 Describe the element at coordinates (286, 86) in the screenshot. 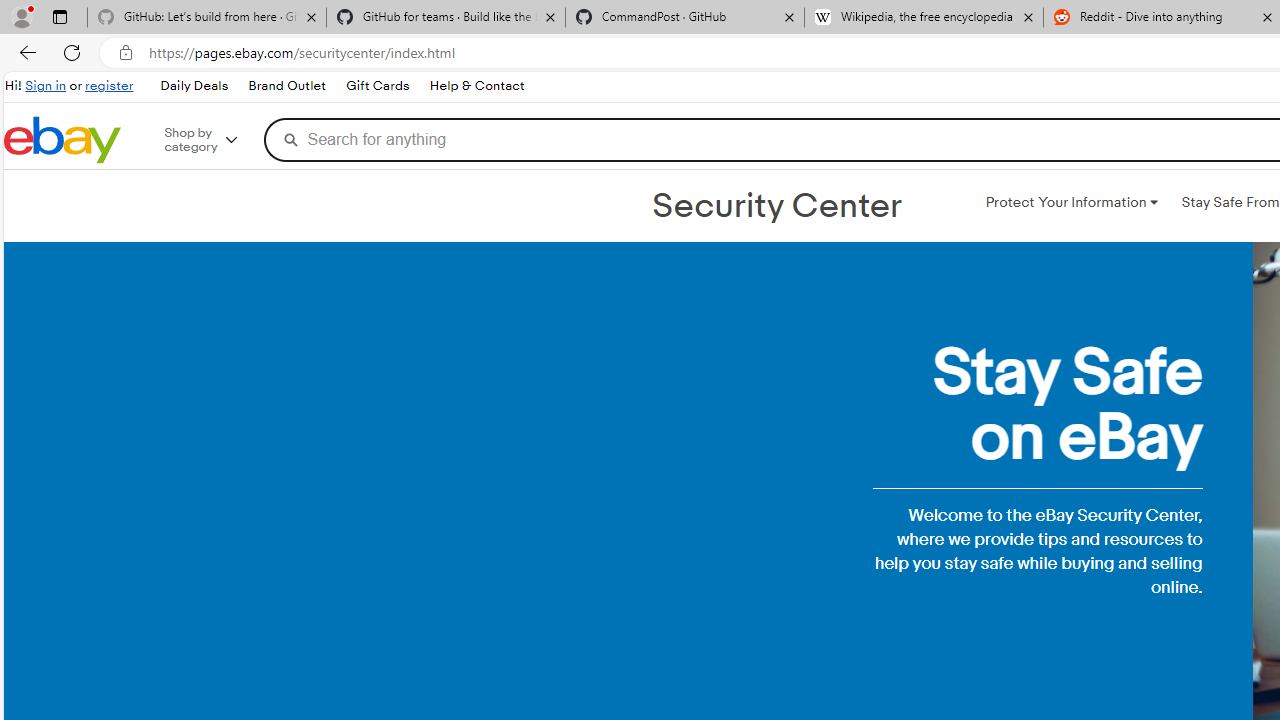

I see `'Brand Outlet'` at that location.